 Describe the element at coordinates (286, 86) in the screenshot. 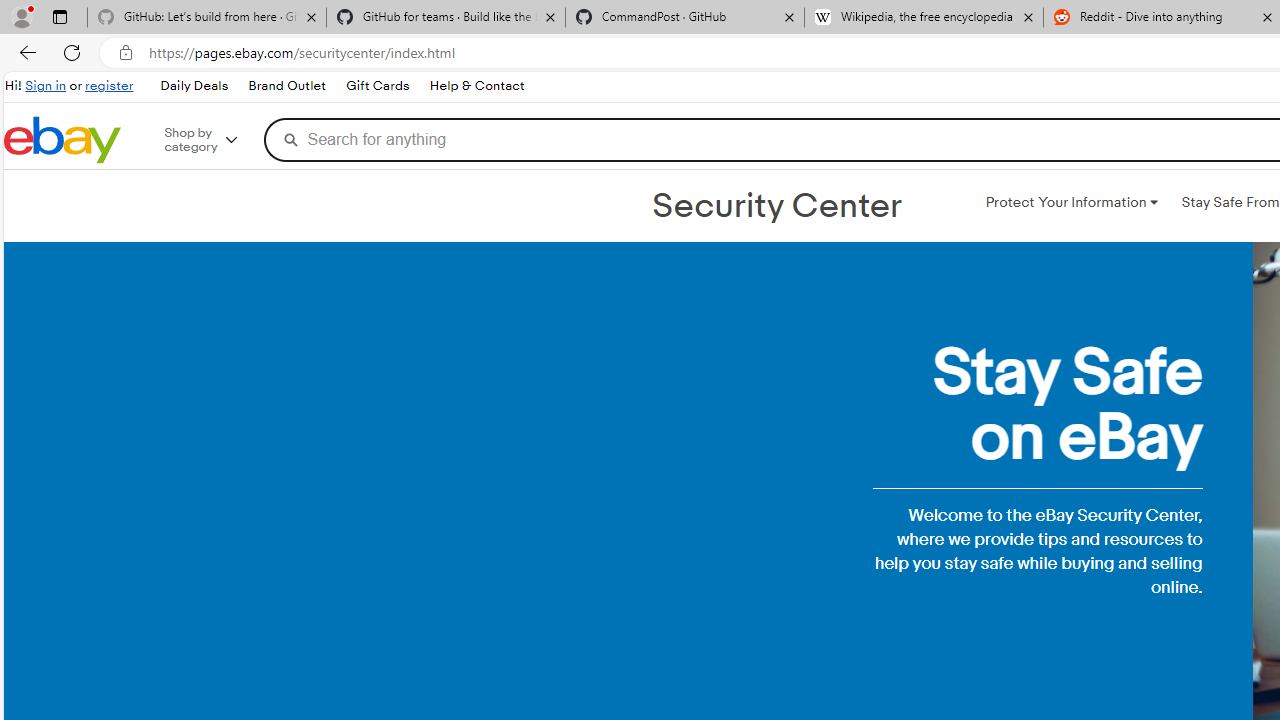

I see `'Brand Outlet'` at that location.